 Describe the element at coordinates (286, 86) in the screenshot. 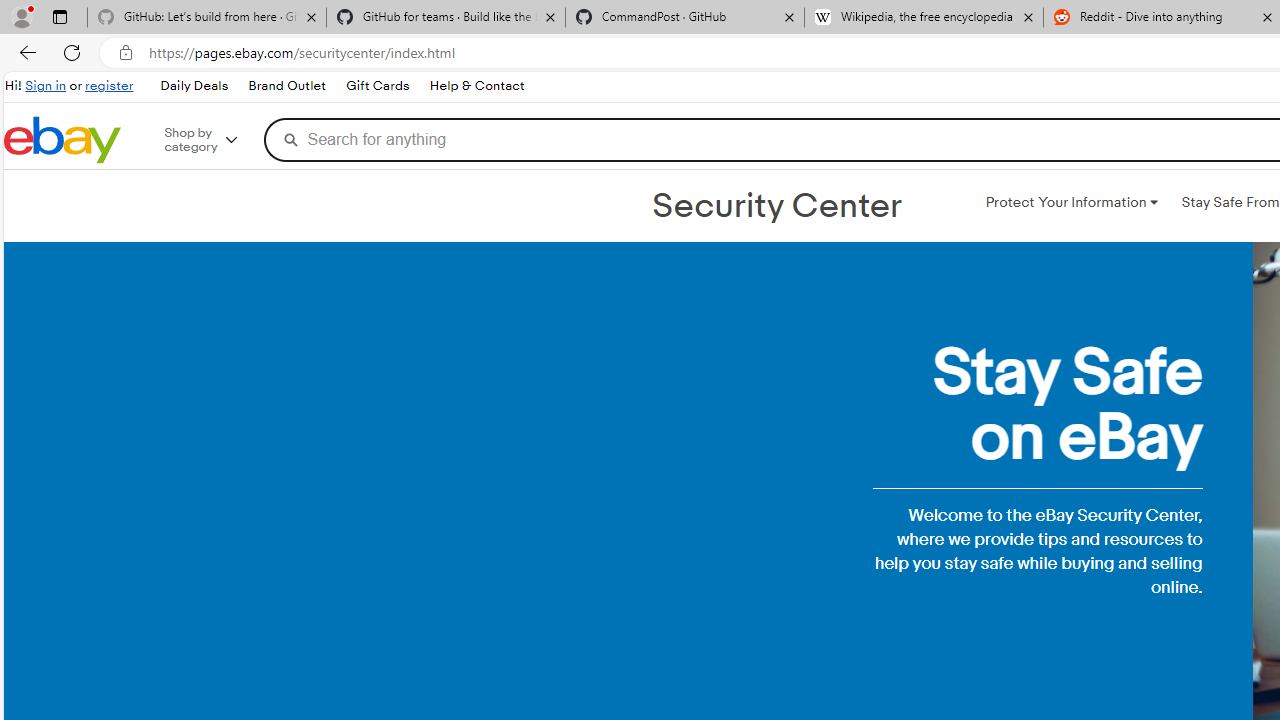

I see `'Brand Outlet'` at that location.